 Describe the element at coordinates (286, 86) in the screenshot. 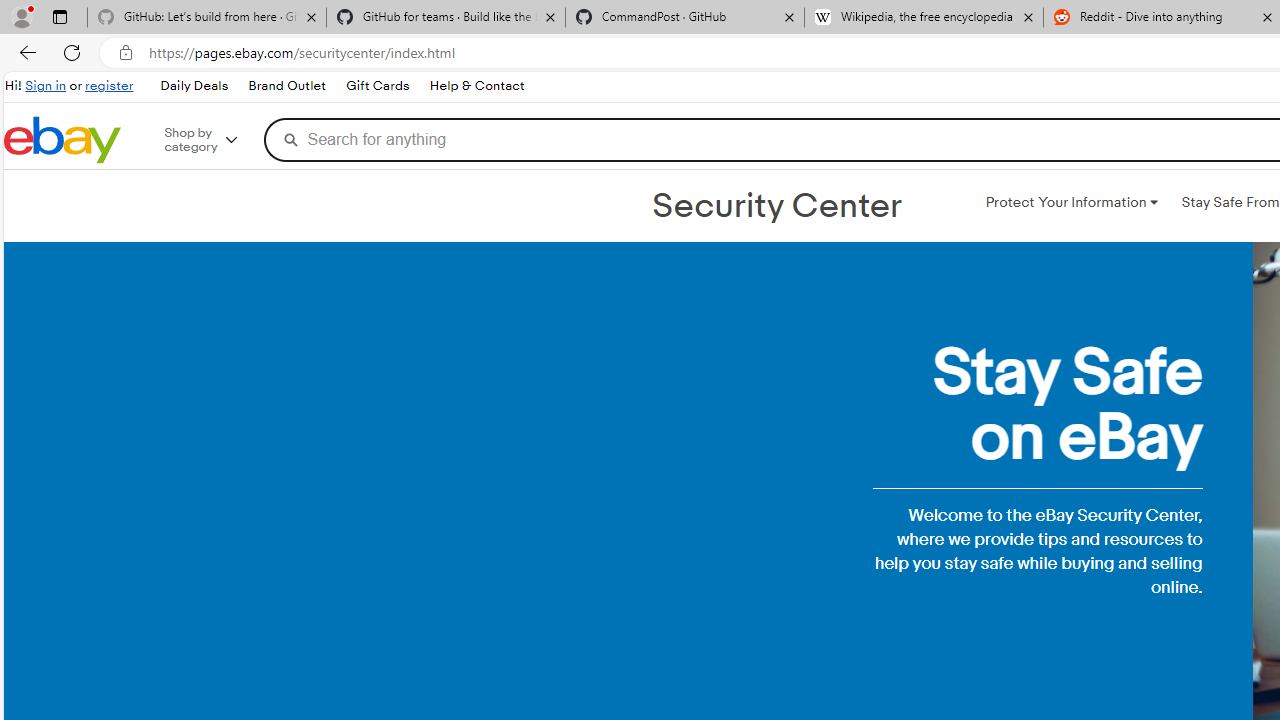

I see `'Brand Outlet'` at that location.